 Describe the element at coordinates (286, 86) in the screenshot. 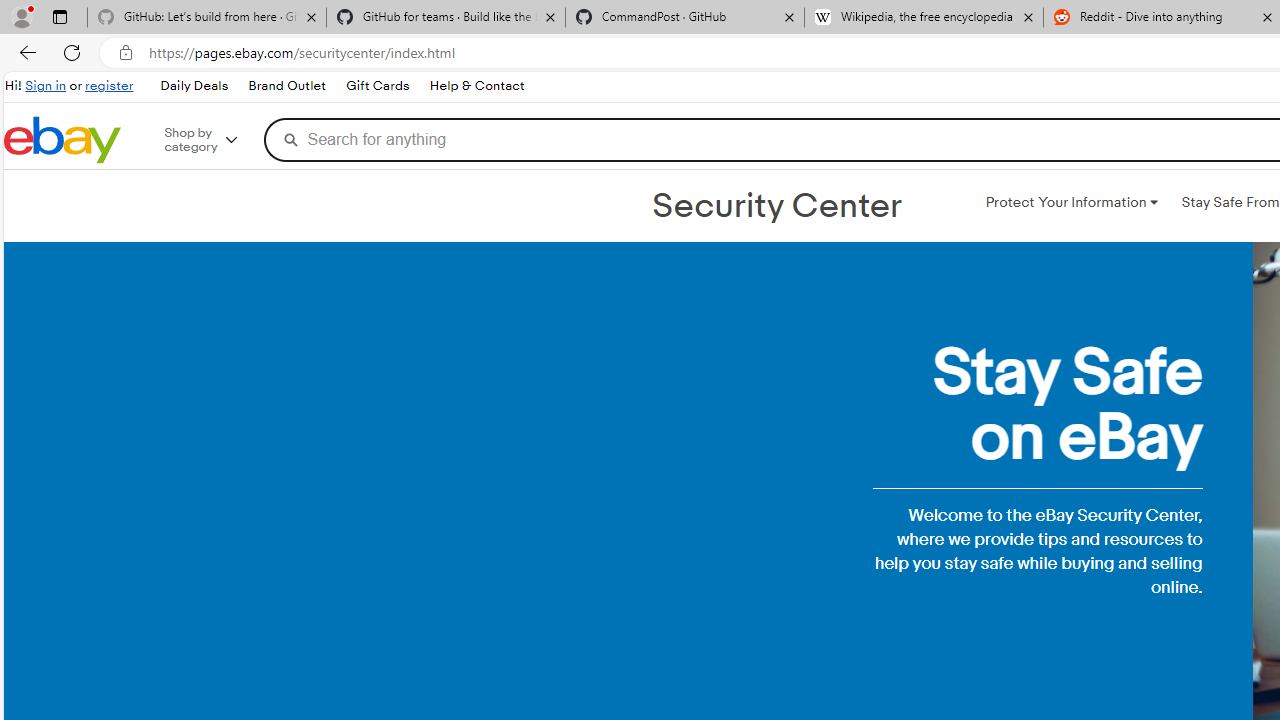

I see `'Brand Outlet'` at that location.